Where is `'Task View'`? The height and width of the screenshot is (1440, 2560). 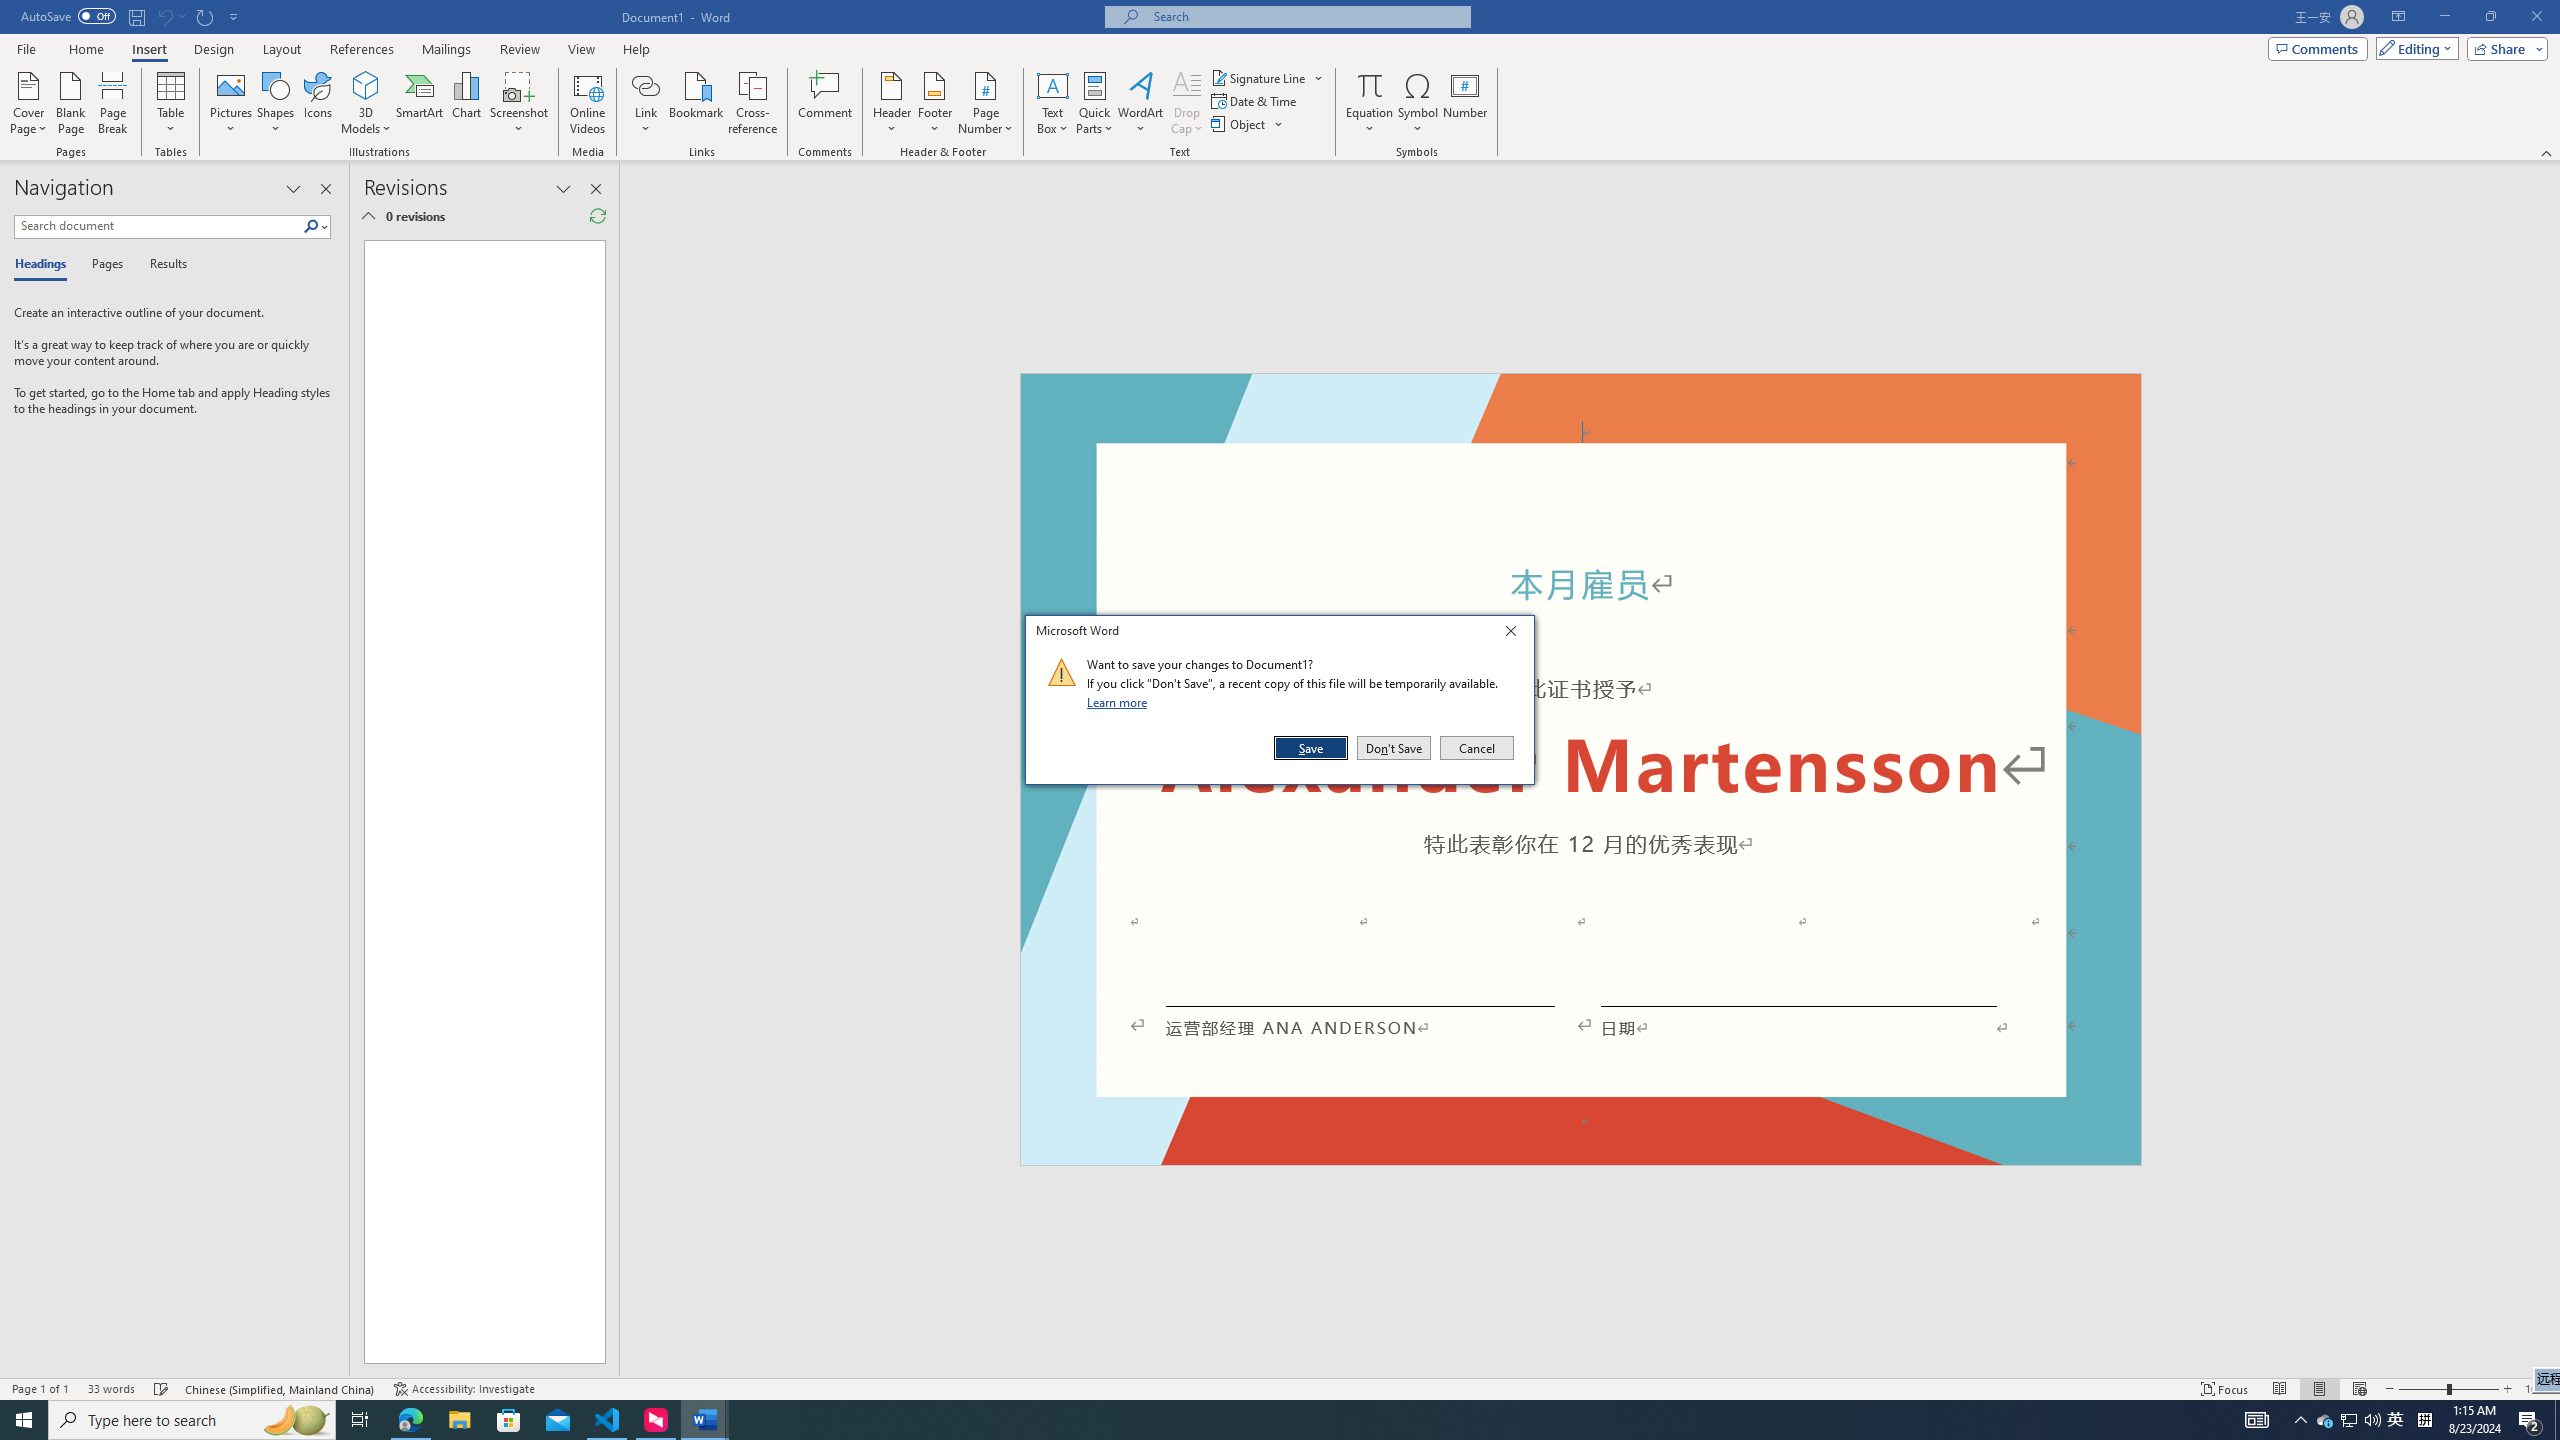 'Task View' is located at coordinates (358, 1418).